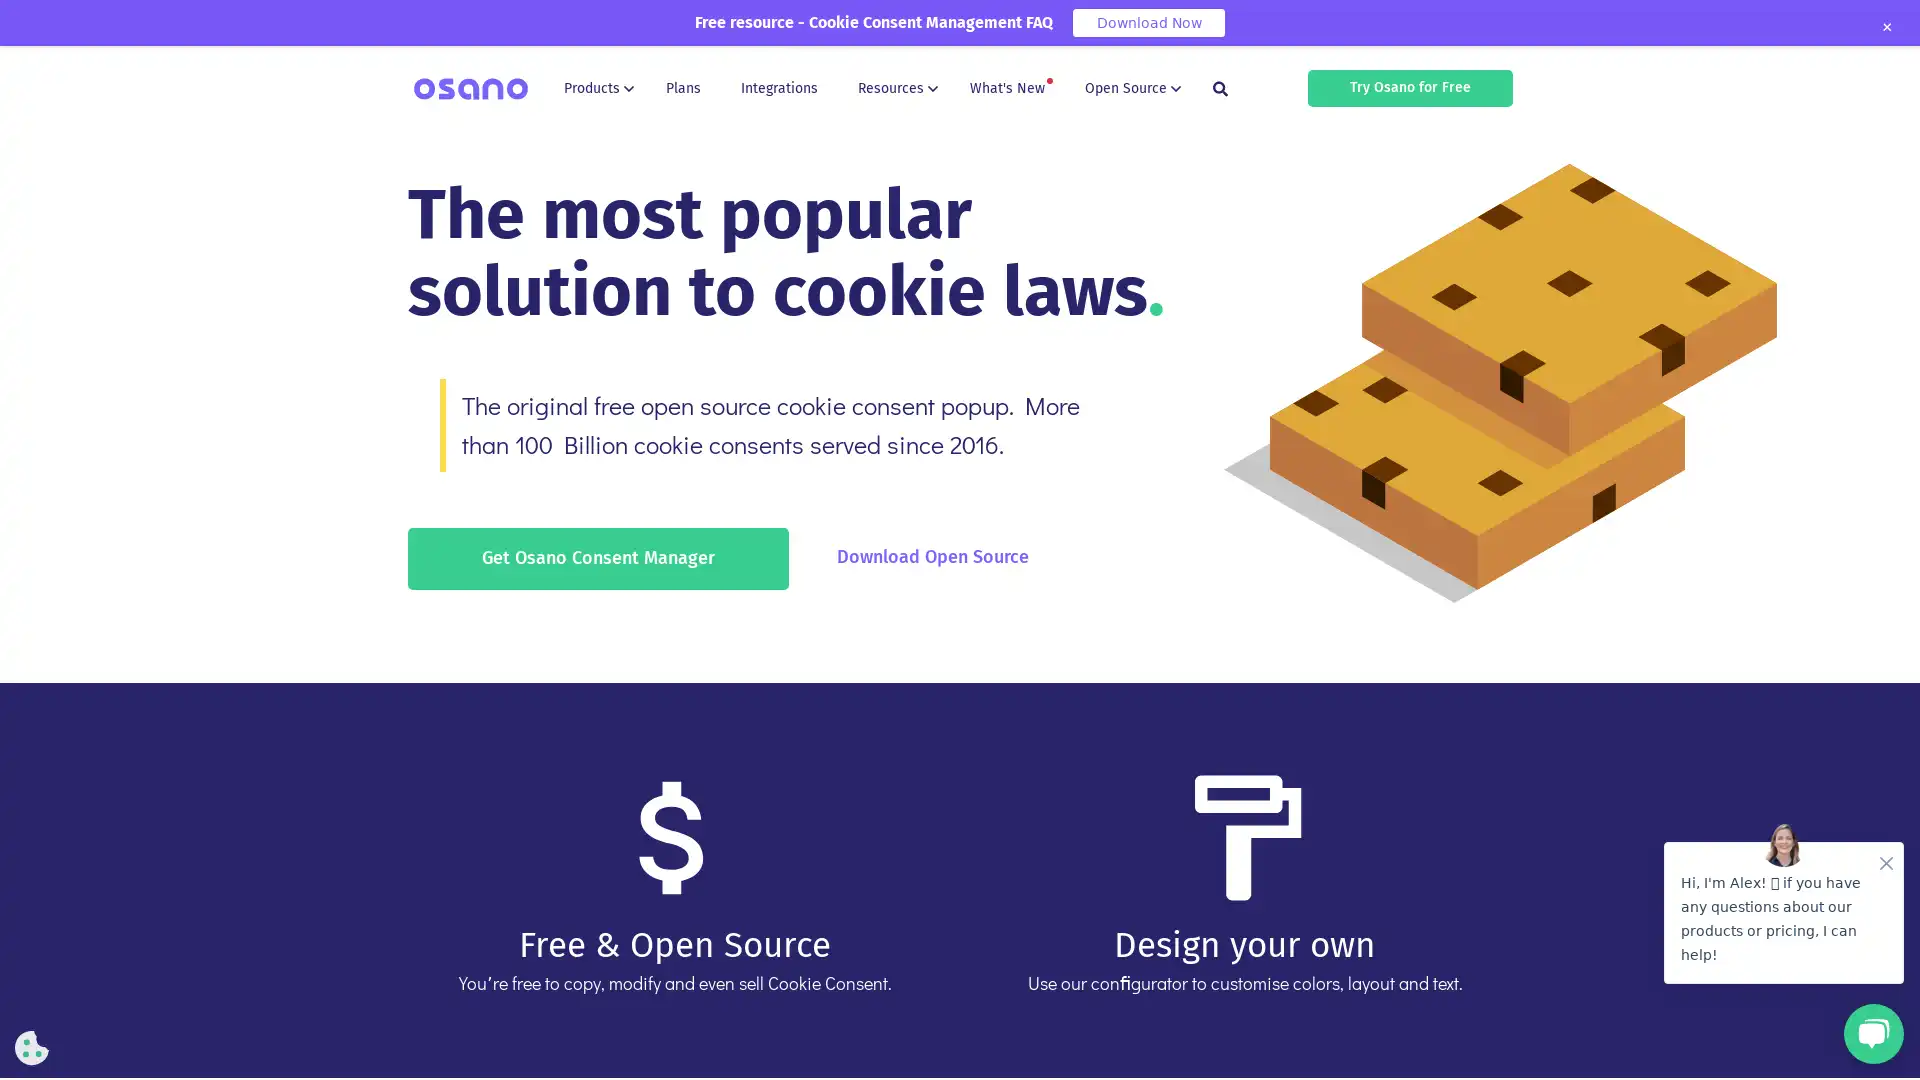 This screenshot has height=1080, width=1920. Describe the element at coordinates (1885, 27) in the screenshot. I see `Close` at that location.